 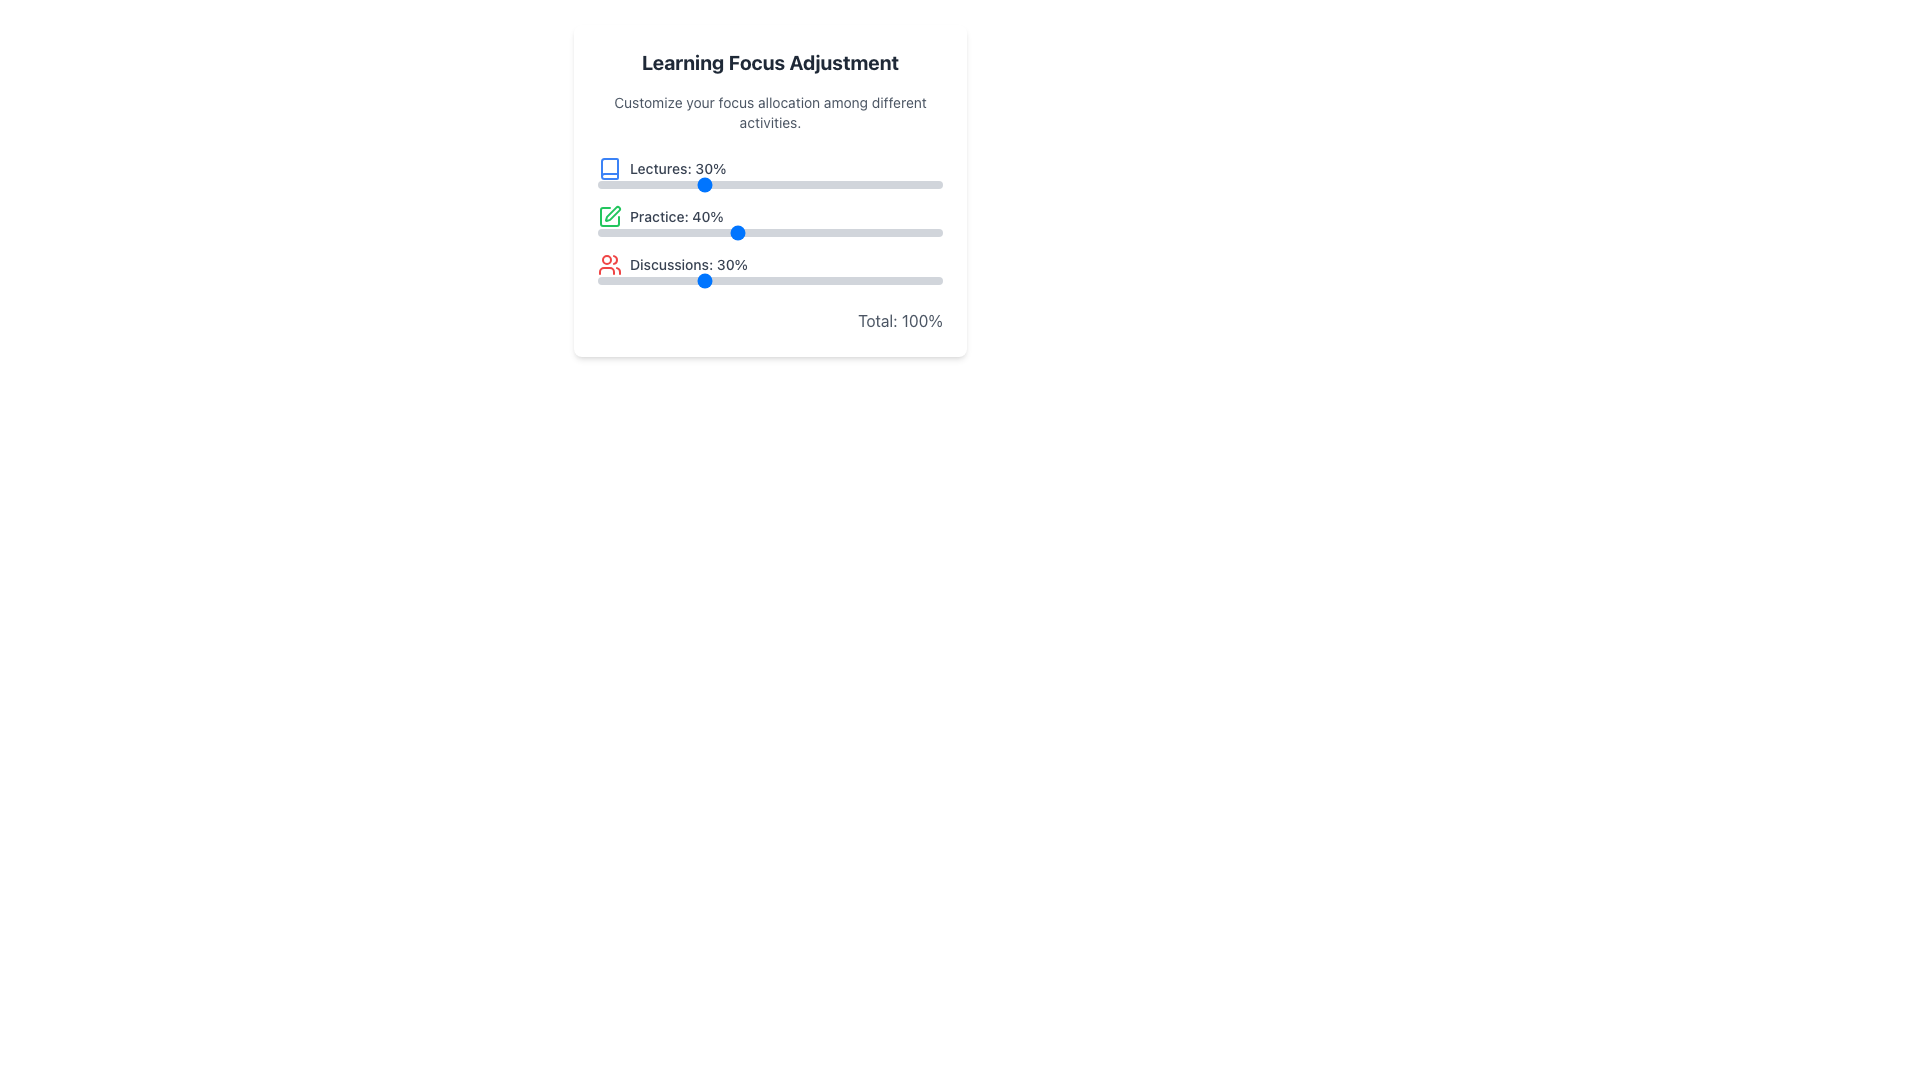 I want to click on the range slider bar to set a new value for the 'Practice' percentage allocation, currently set at 40%, so click(x=769, y=231).